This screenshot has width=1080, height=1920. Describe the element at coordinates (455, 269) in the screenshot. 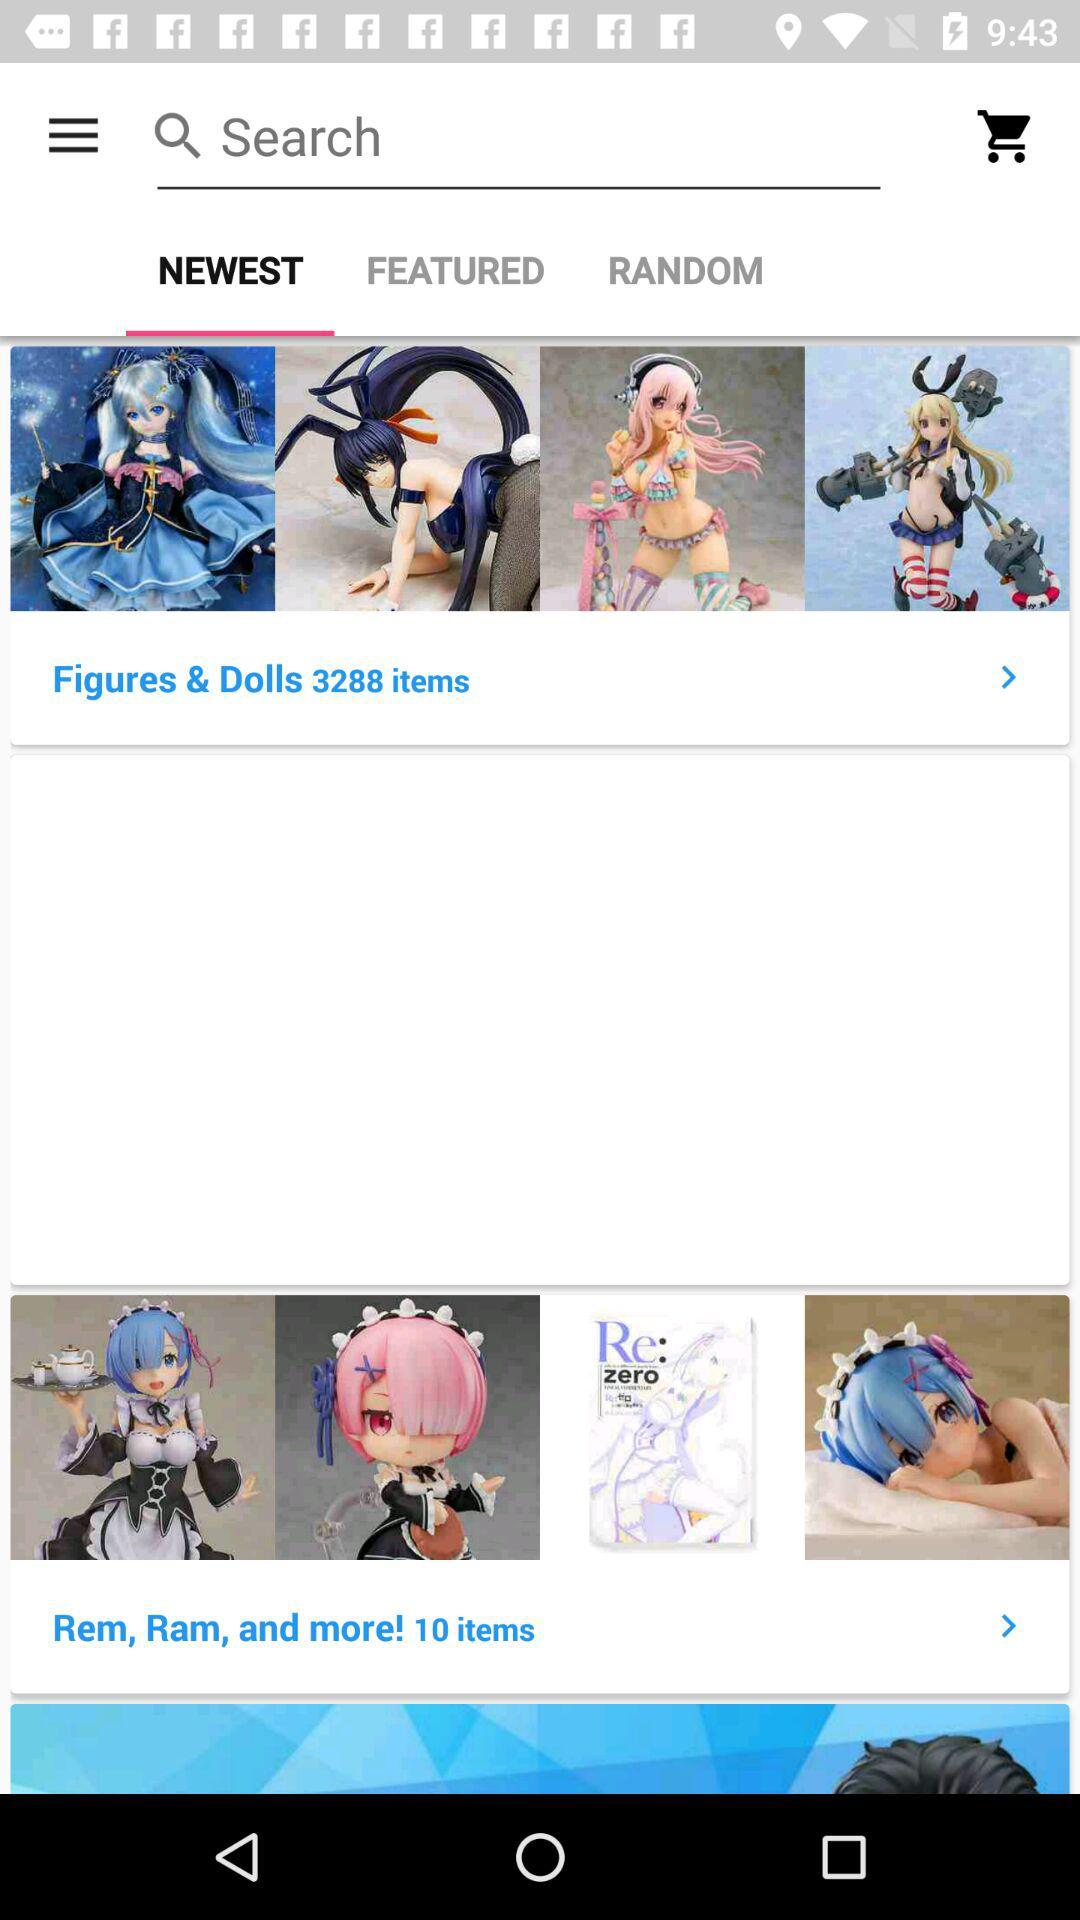

I see `item to the left of random icon` at that location.